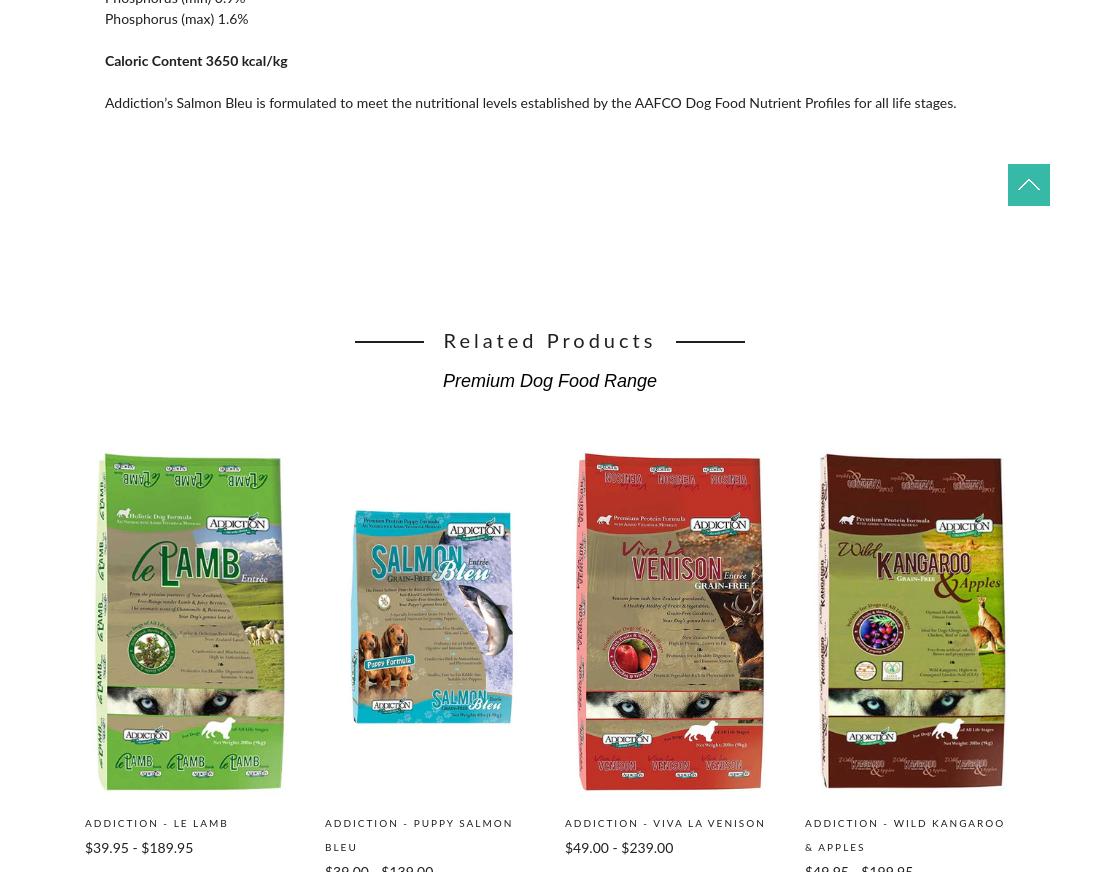 The width and height of the screenshot is (1100, 872). I want to click on '$39.95 - $189.95', so click(138, 848).